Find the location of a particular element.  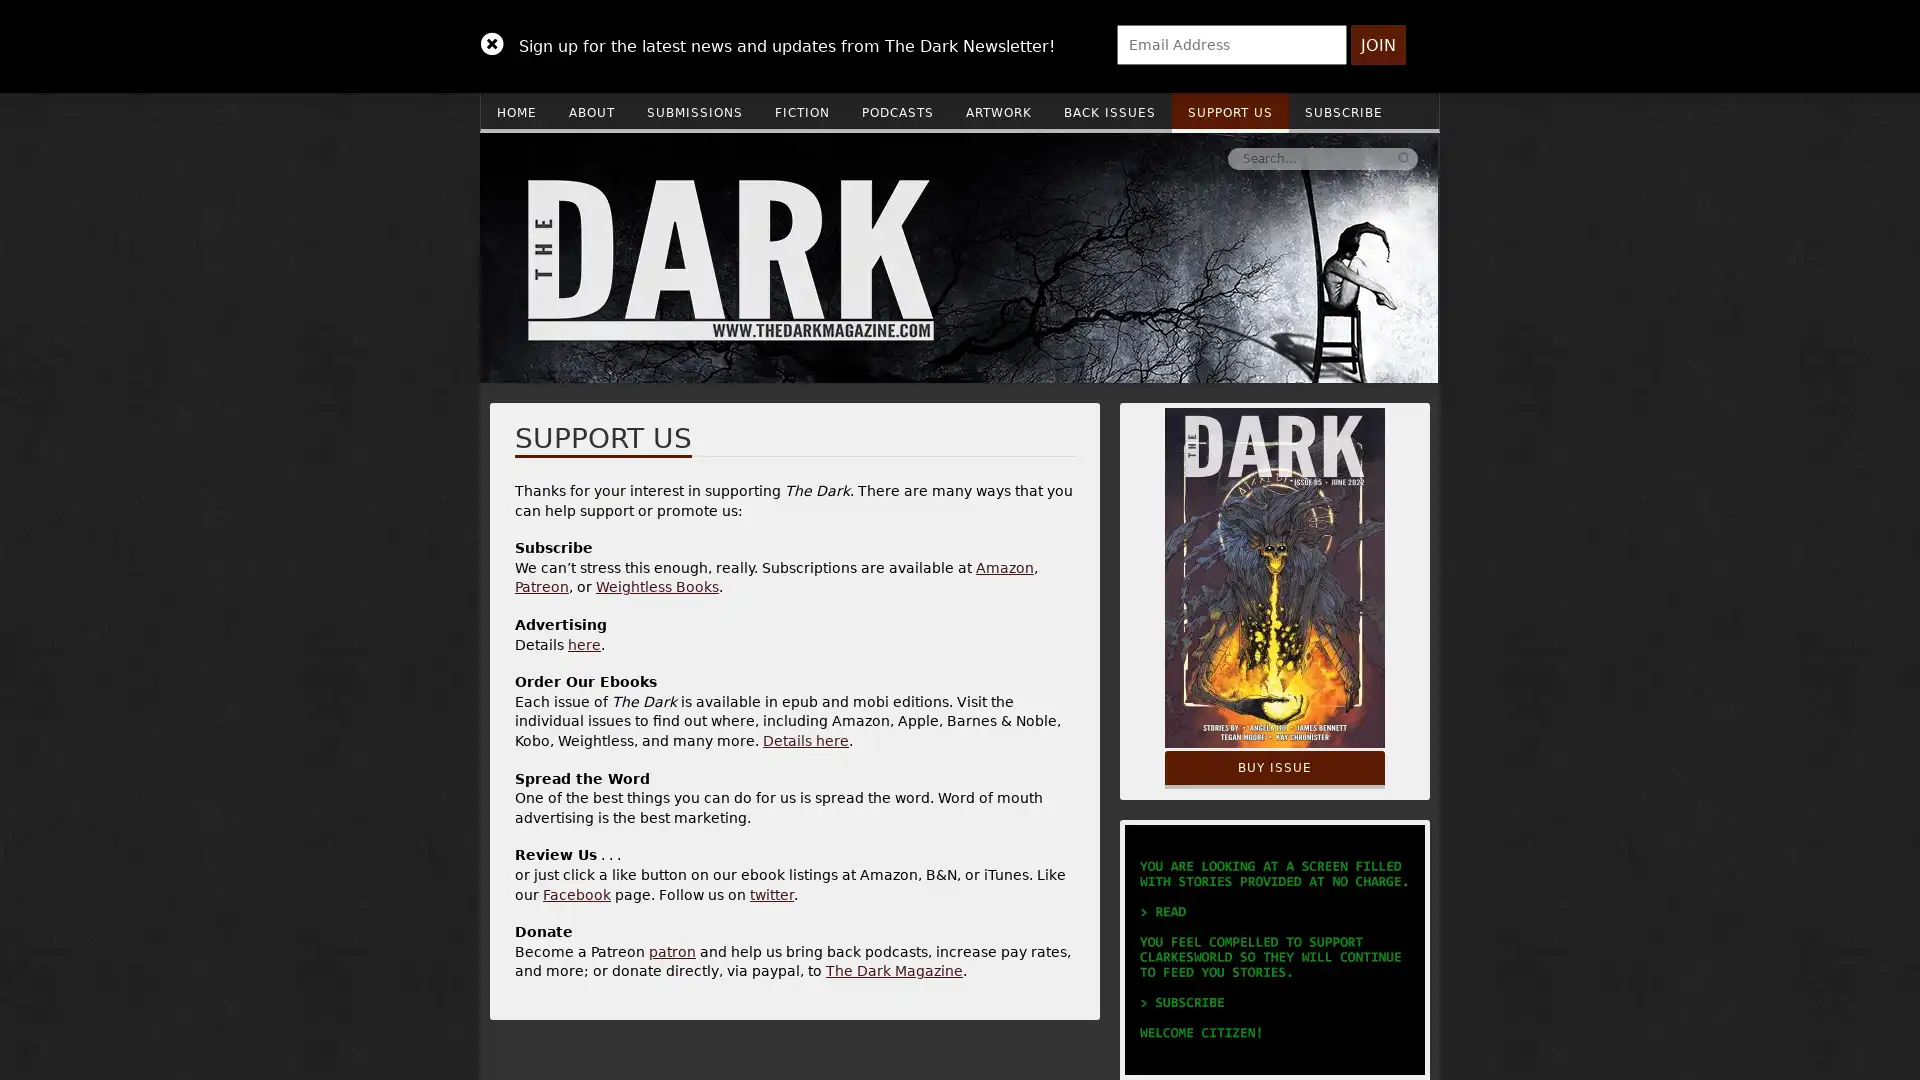

Search is located at coordinates (1103, 157).